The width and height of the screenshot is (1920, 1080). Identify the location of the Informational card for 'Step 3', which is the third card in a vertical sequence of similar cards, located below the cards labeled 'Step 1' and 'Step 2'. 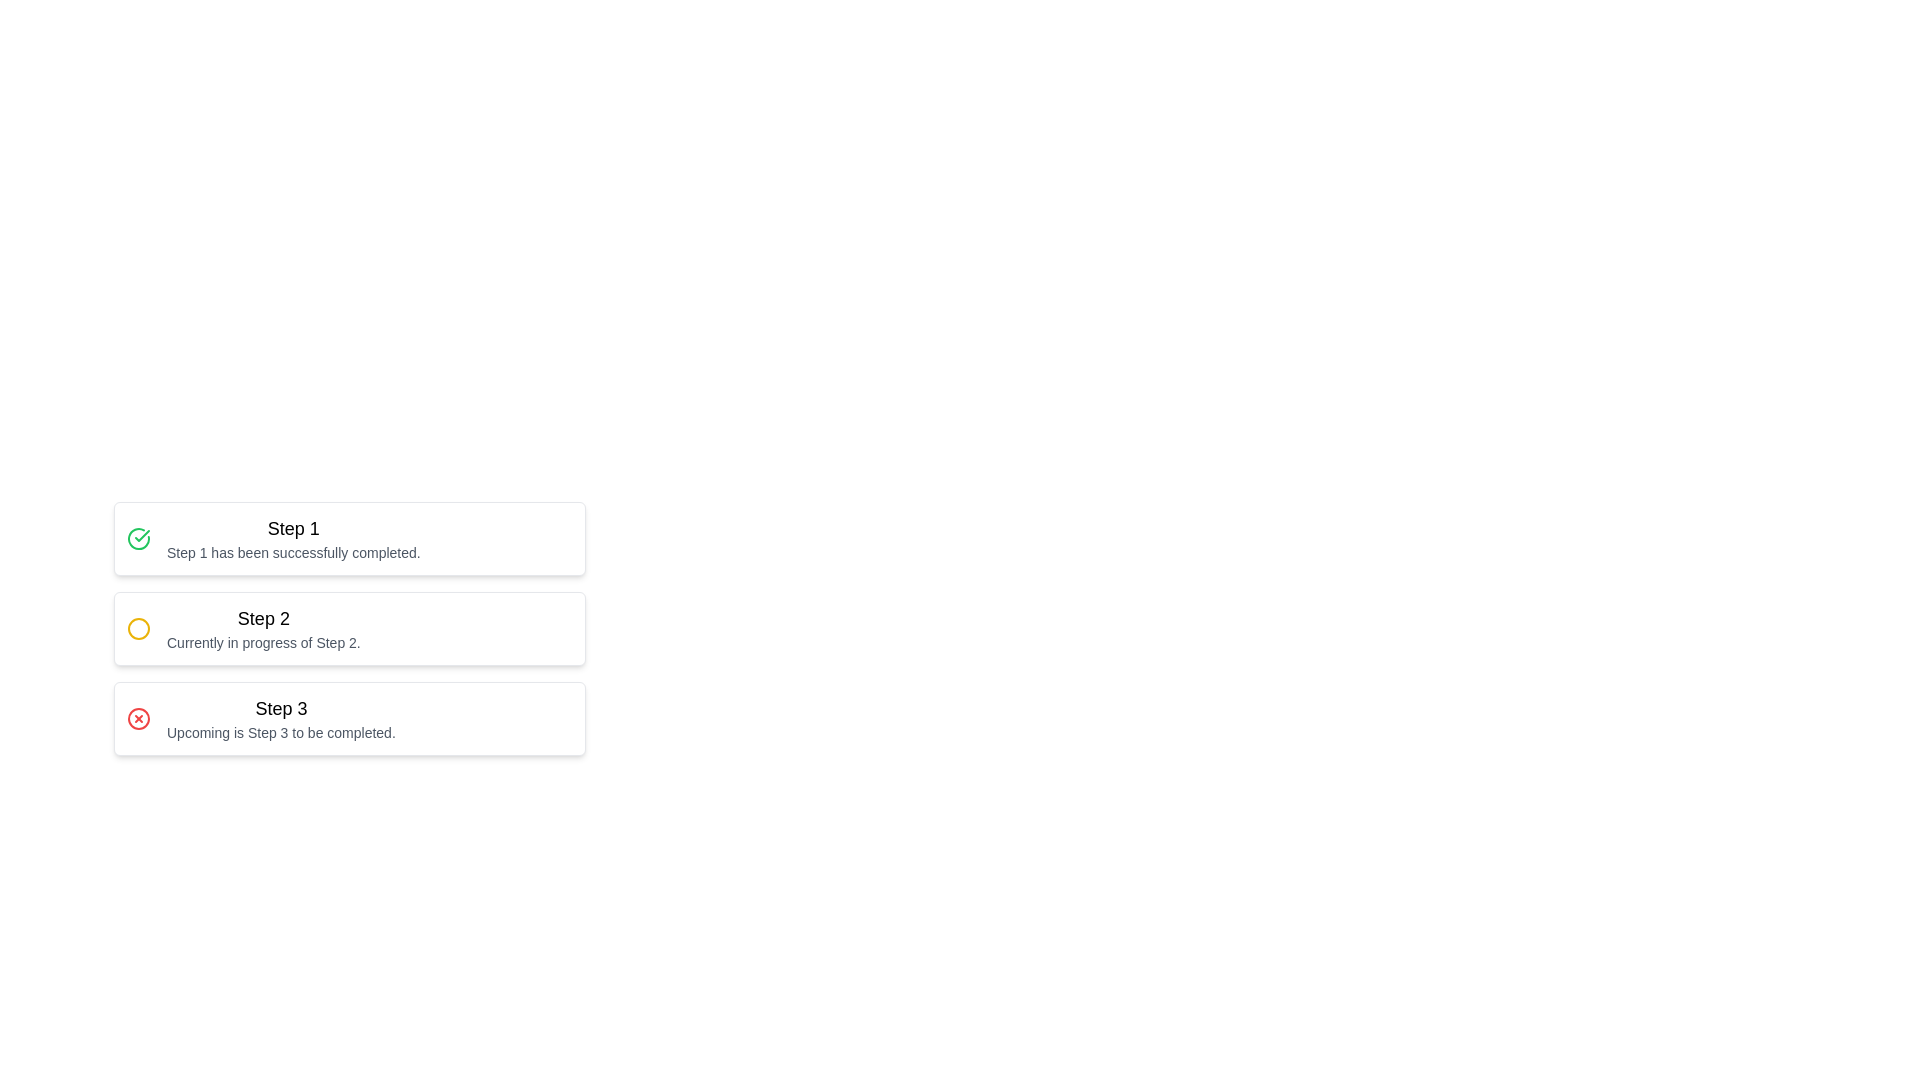
(350, 717).